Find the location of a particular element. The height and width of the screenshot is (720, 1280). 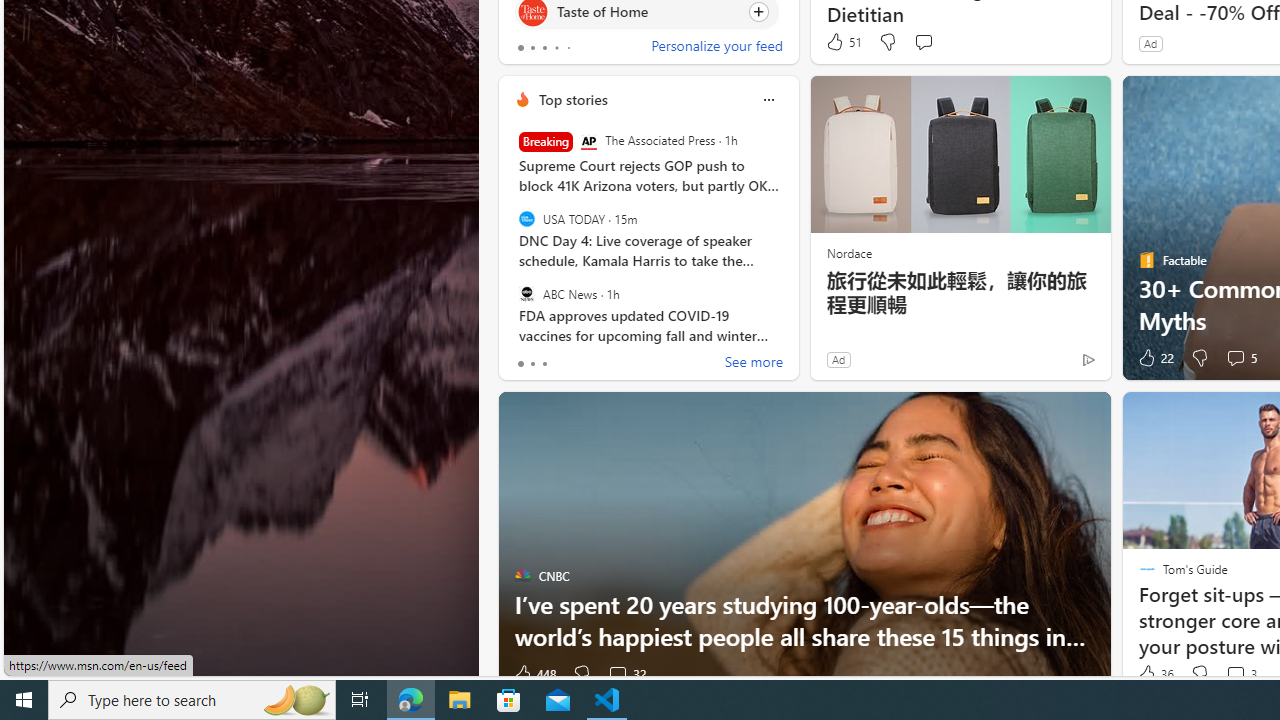

'Dislike' is located at coordinates (1200, 674).